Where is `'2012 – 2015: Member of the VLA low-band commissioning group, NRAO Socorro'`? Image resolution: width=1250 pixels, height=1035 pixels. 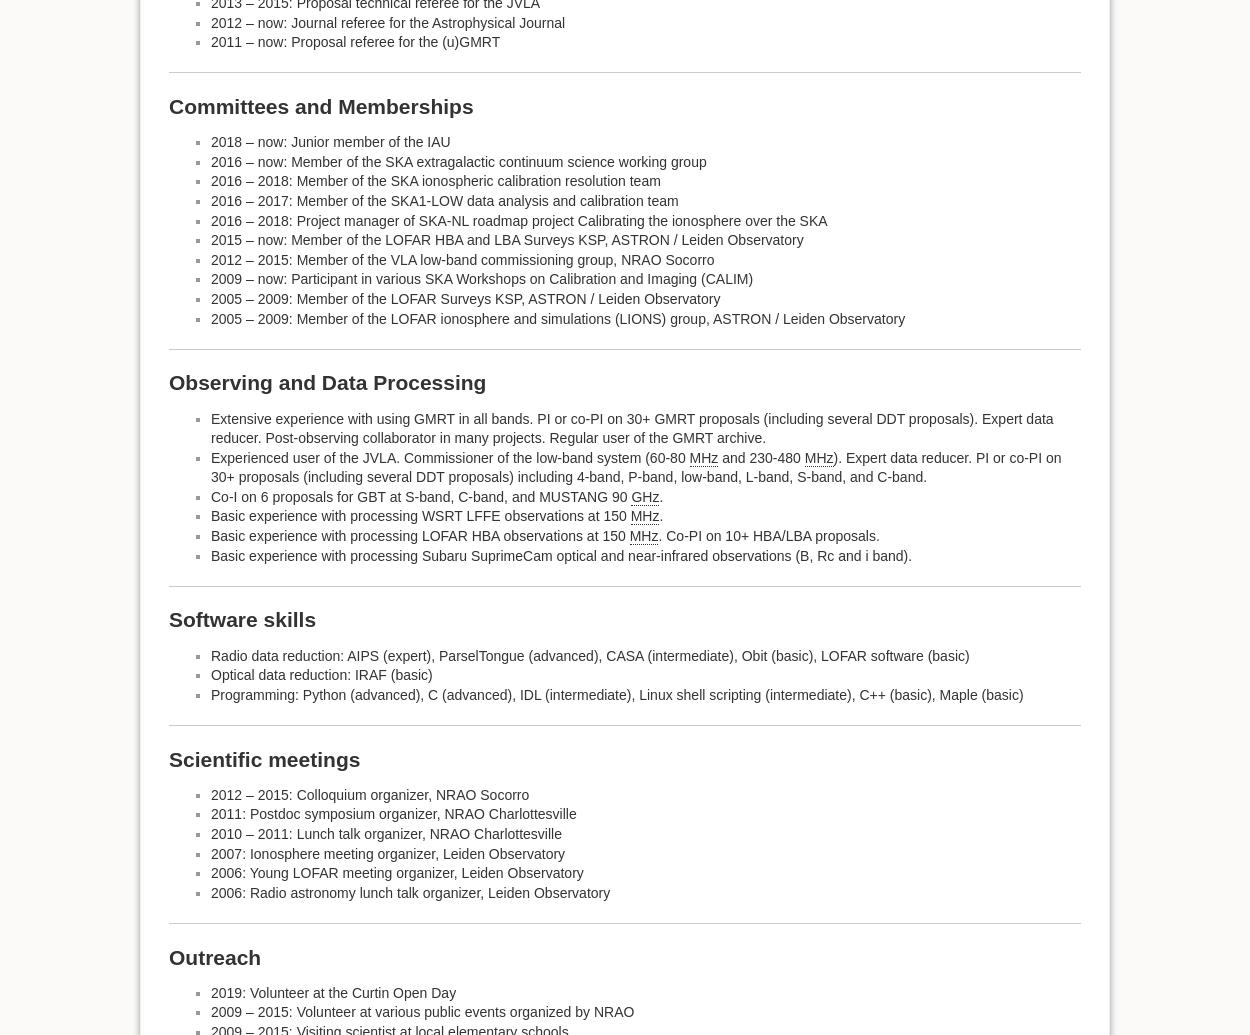 '2012 – 2015: Member of the VLA low-band commissioning group, NRAO Socorro' is located at coordinates (461, 258).